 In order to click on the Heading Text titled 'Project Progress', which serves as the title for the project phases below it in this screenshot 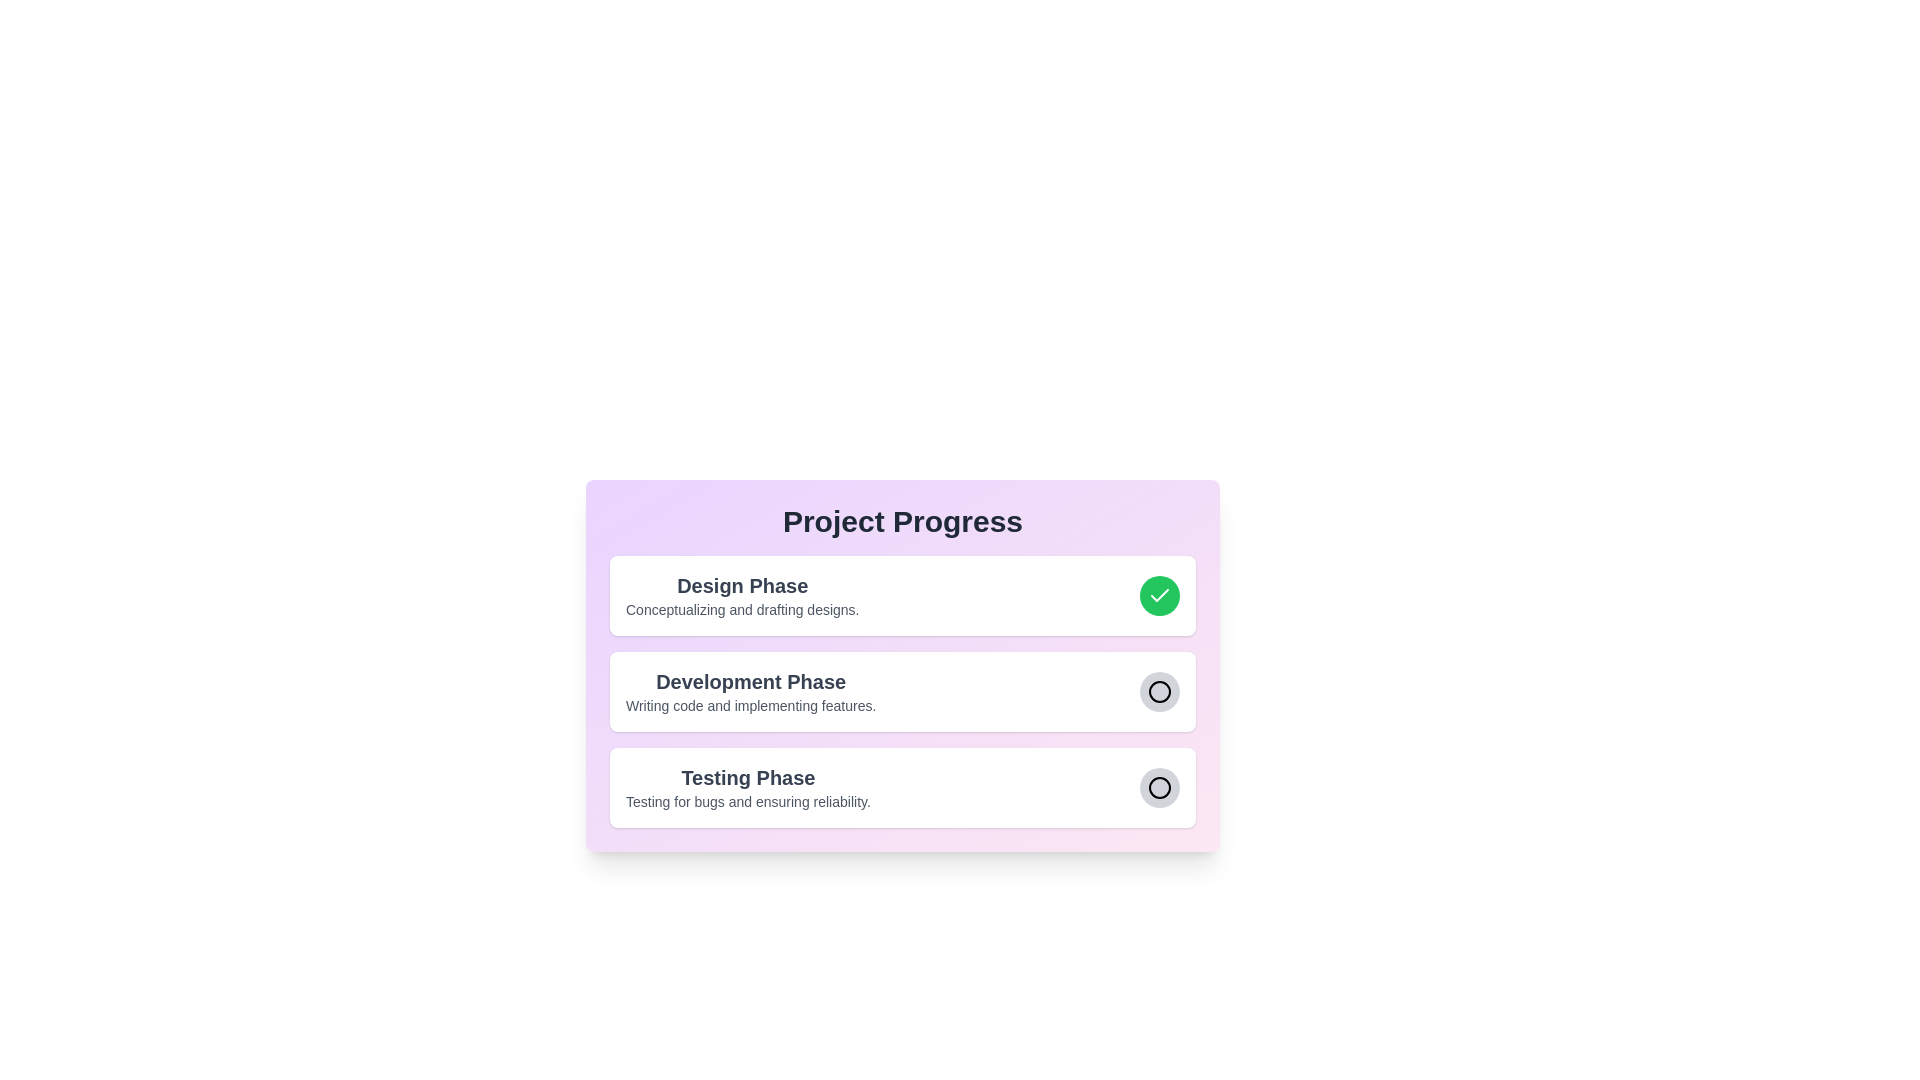, I will do `click(901, 520)`.